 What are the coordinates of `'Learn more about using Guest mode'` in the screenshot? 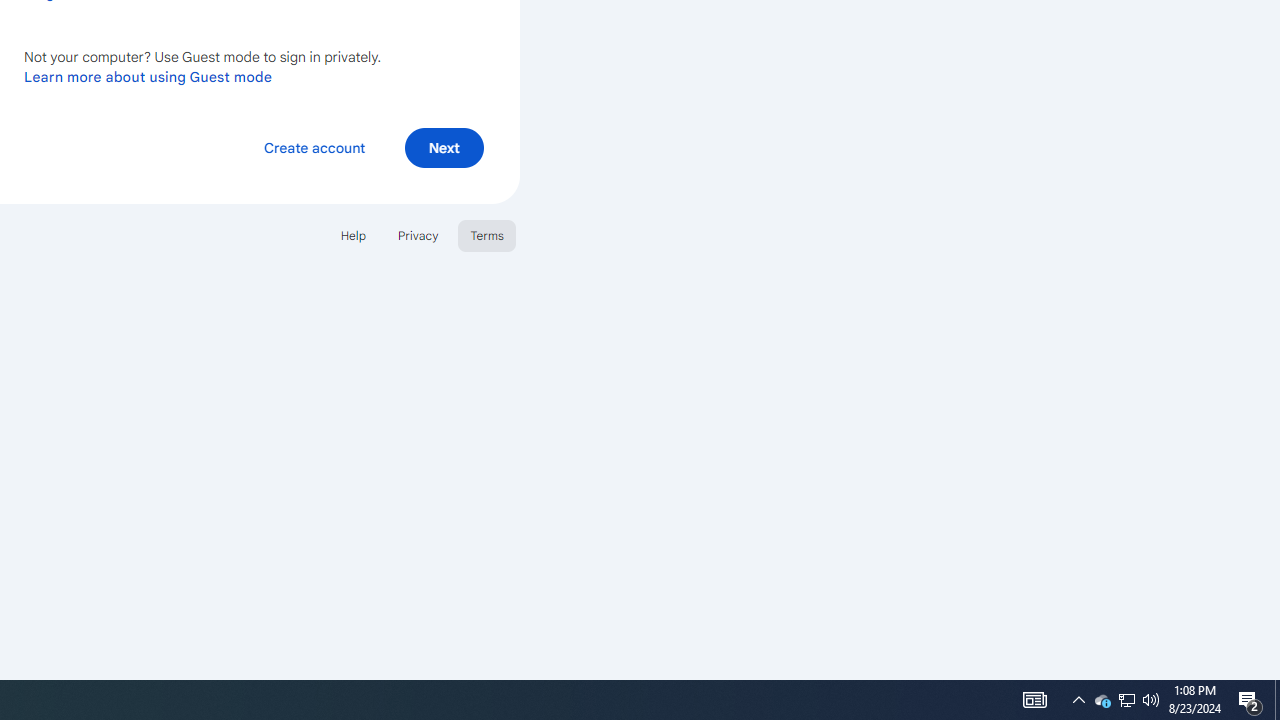 It's located at (147, 75).